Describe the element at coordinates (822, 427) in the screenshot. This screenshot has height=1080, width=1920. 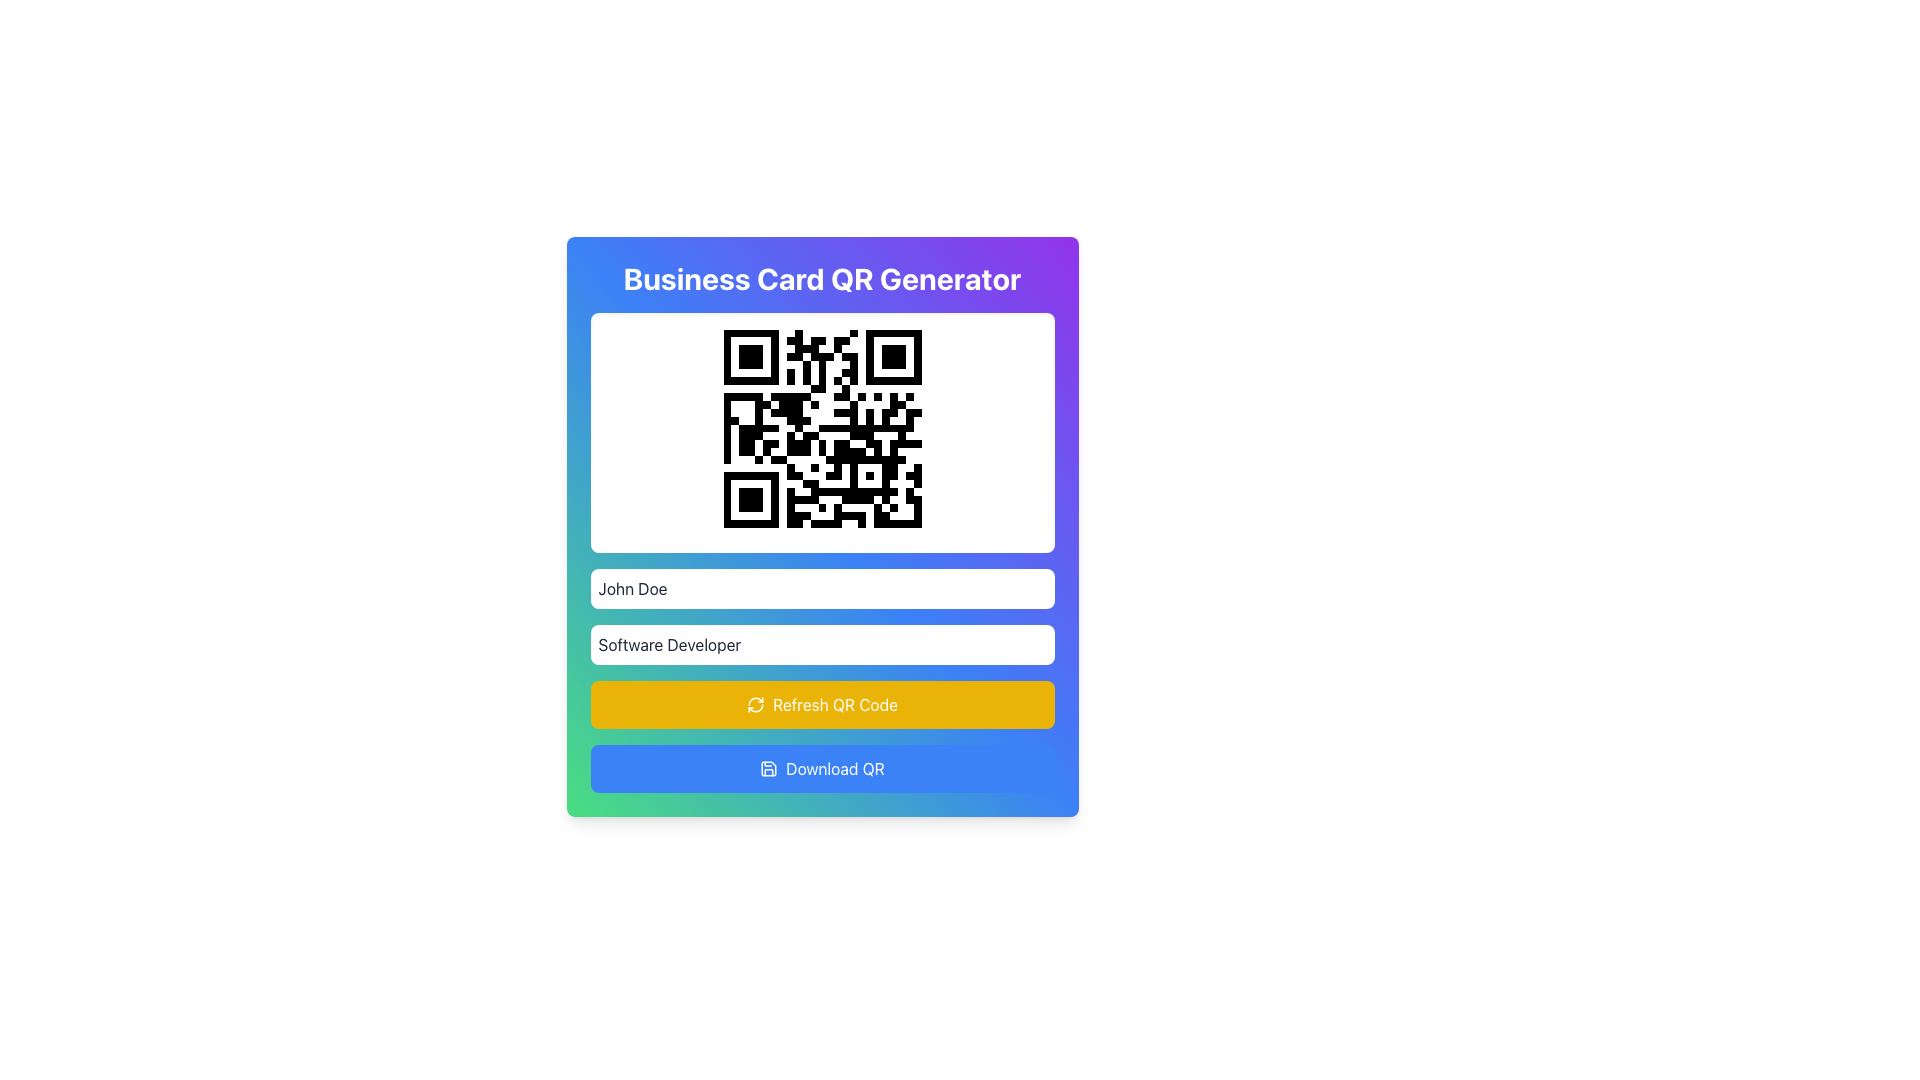
I see `the QR code image, which is centrally positioned within a rounded rectangle card that contains other interactable elements` at that location.